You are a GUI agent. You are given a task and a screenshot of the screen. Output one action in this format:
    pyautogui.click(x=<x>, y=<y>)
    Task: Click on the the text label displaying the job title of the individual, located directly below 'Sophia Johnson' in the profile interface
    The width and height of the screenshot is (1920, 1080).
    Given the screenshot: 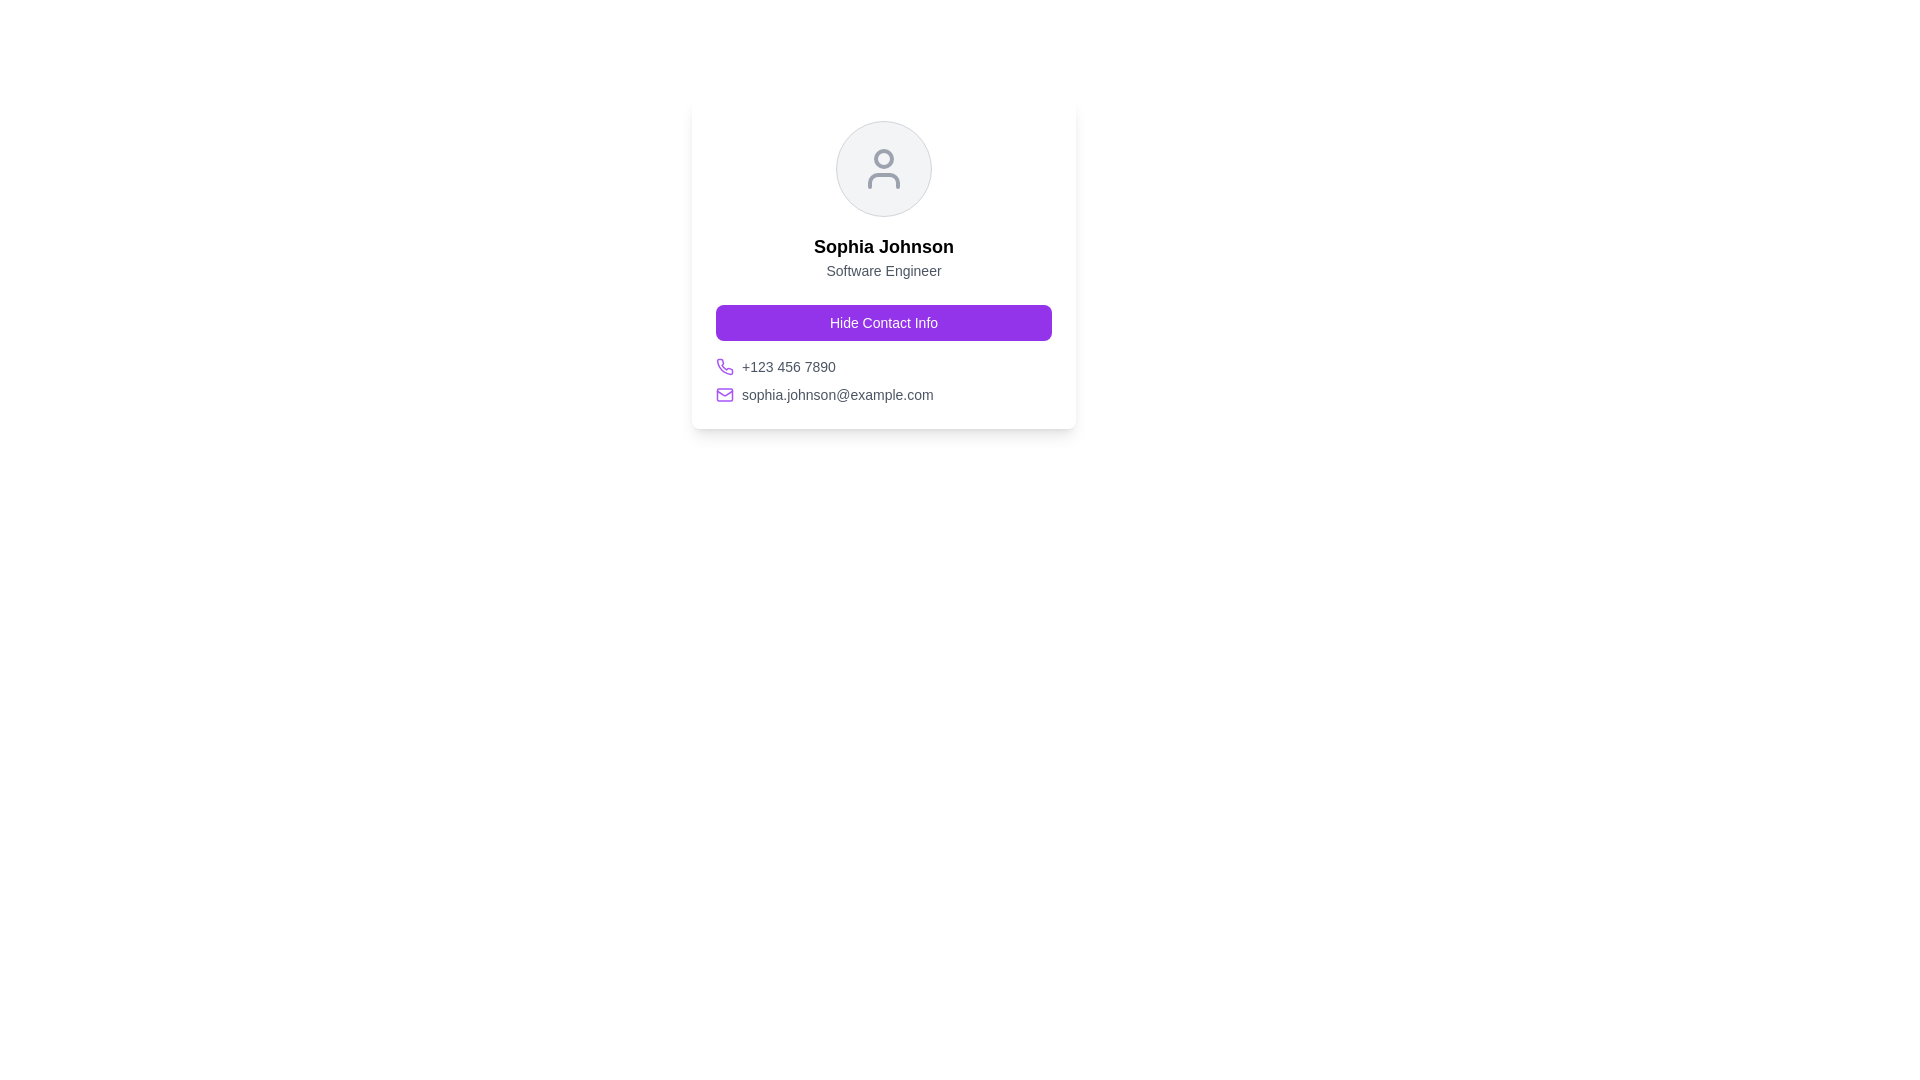 What is the action you would take?
    pyautogui.click(x=882, y=270)
    